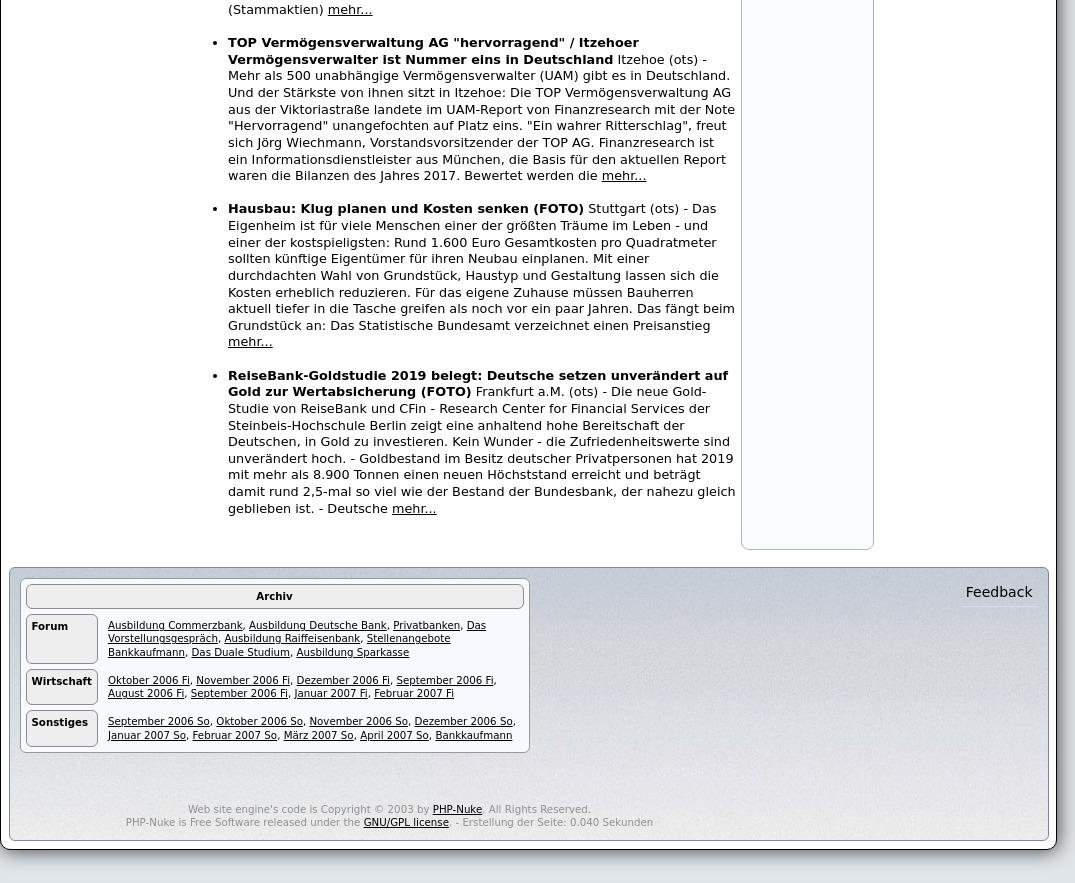  Describe the element at coordinates (241, 678) in the screenshot. I see `'November 2006 Fi'` at that location.